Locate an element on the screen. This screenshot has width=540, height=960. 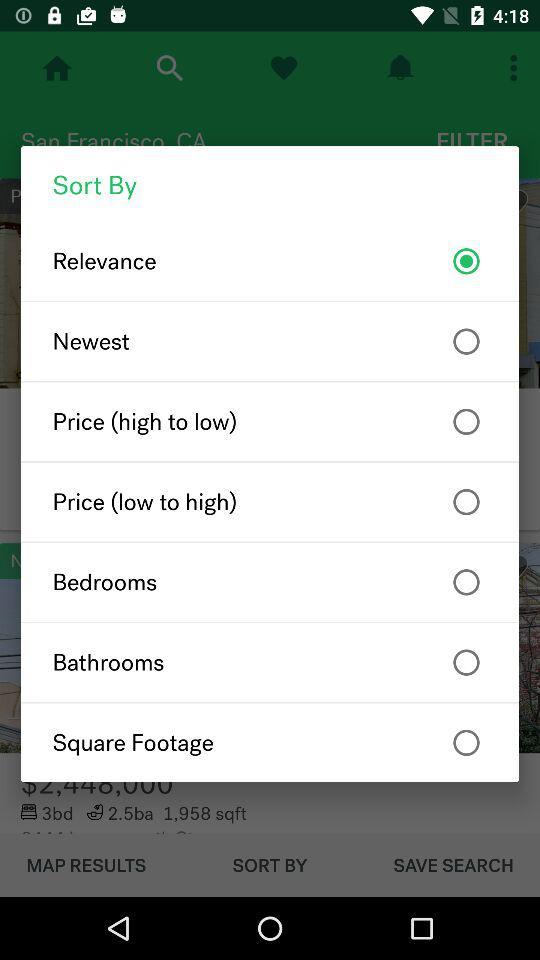
item below bathrooms item is located at coordinates (270, 741).